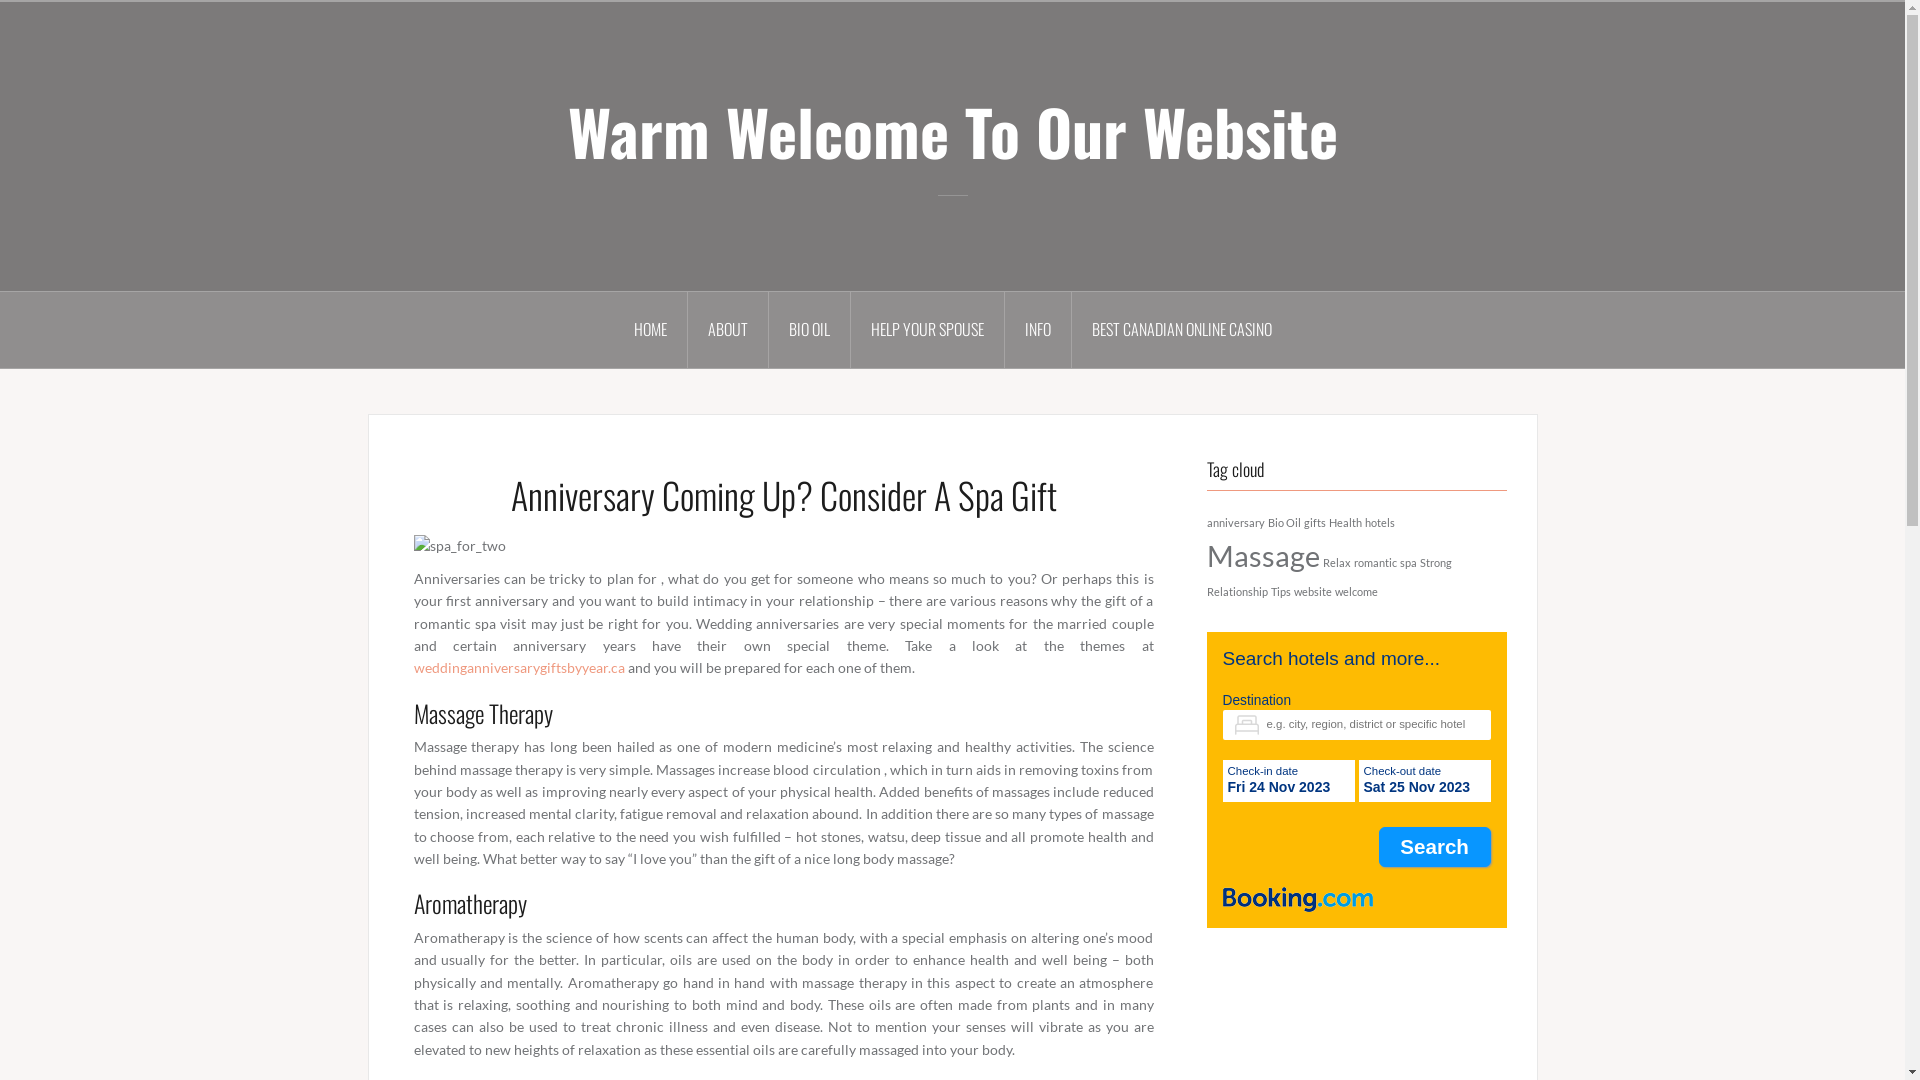 The image size is (1920, 1080). What do you see at coordinates (1407, 562) in the screenshot?
I see `'spa'` at bounding box center [1407, 562].